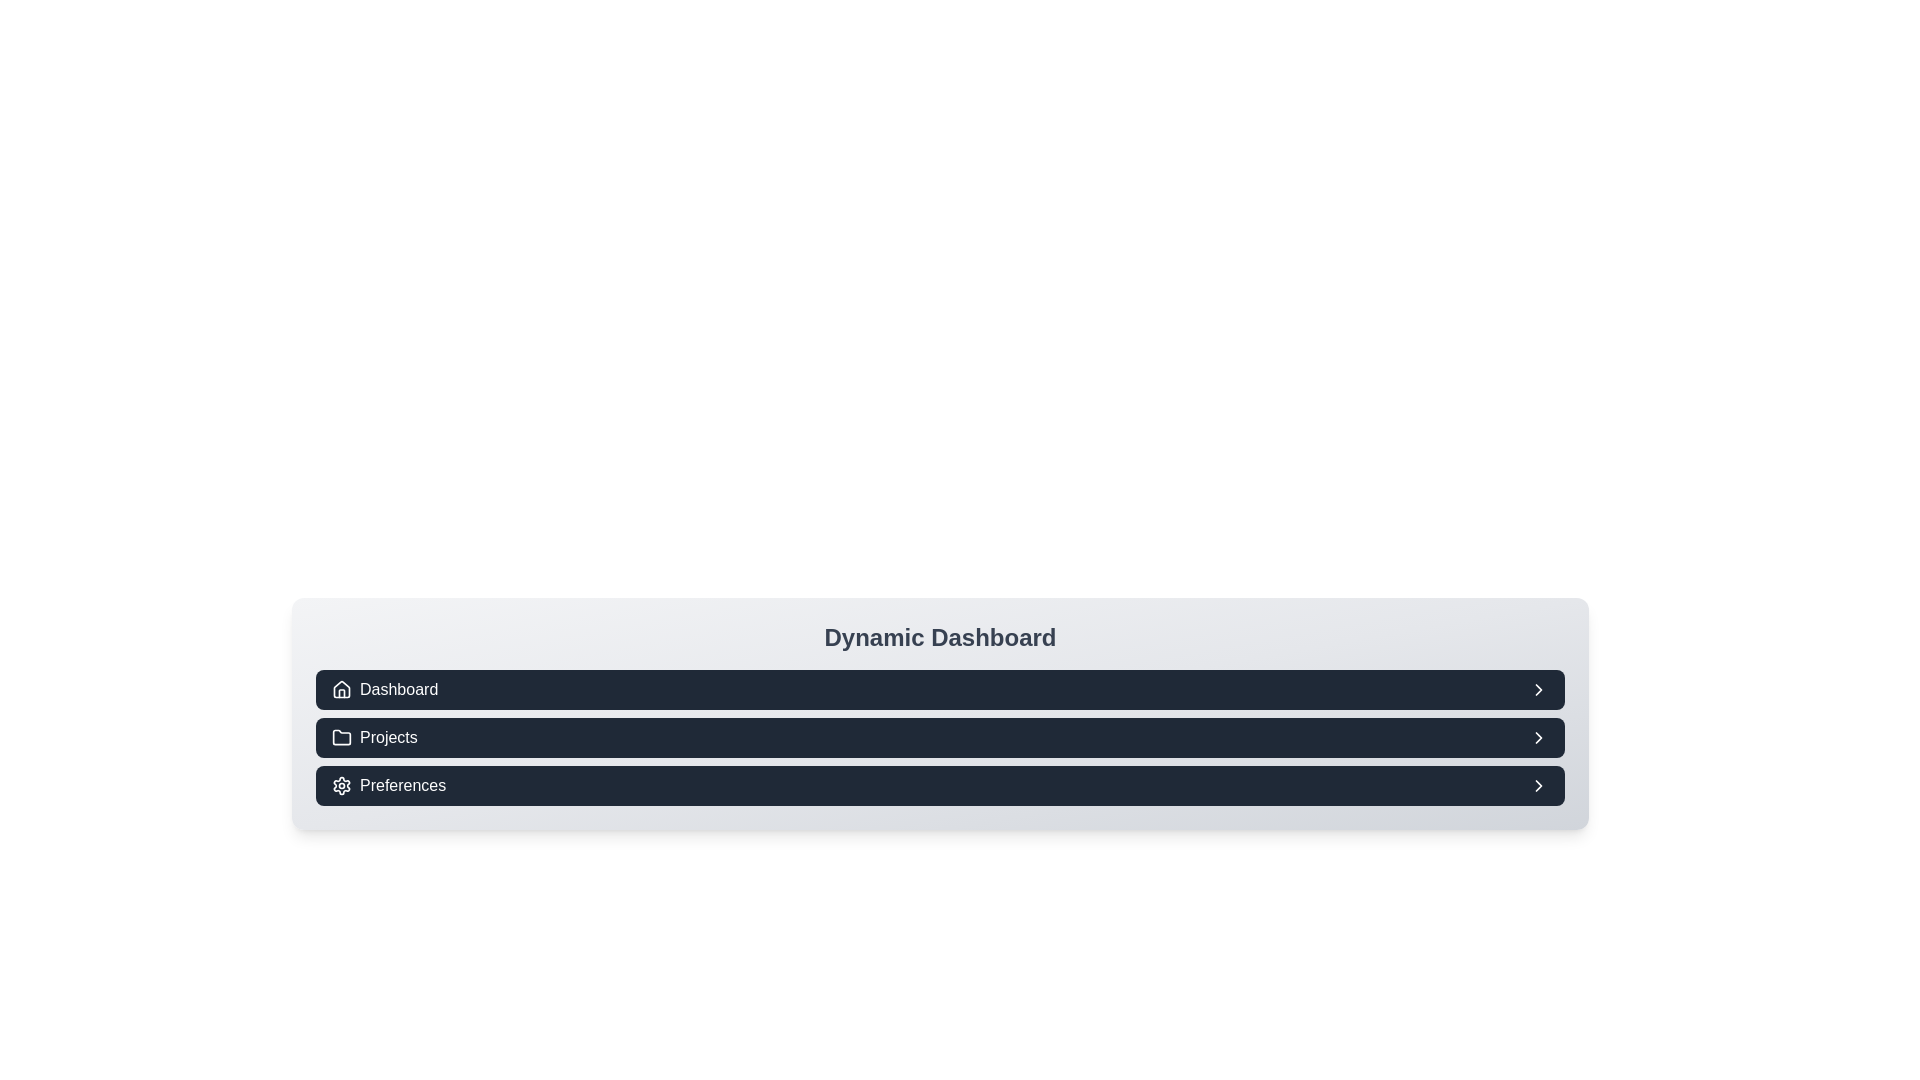  What do you see at coordinates (341, 737) in the screenshot?
I see `the folder icon located in the 'Projects' menu row, which is characterized by a clean, minimalistic geometric design` at bounding box center [341, 737].